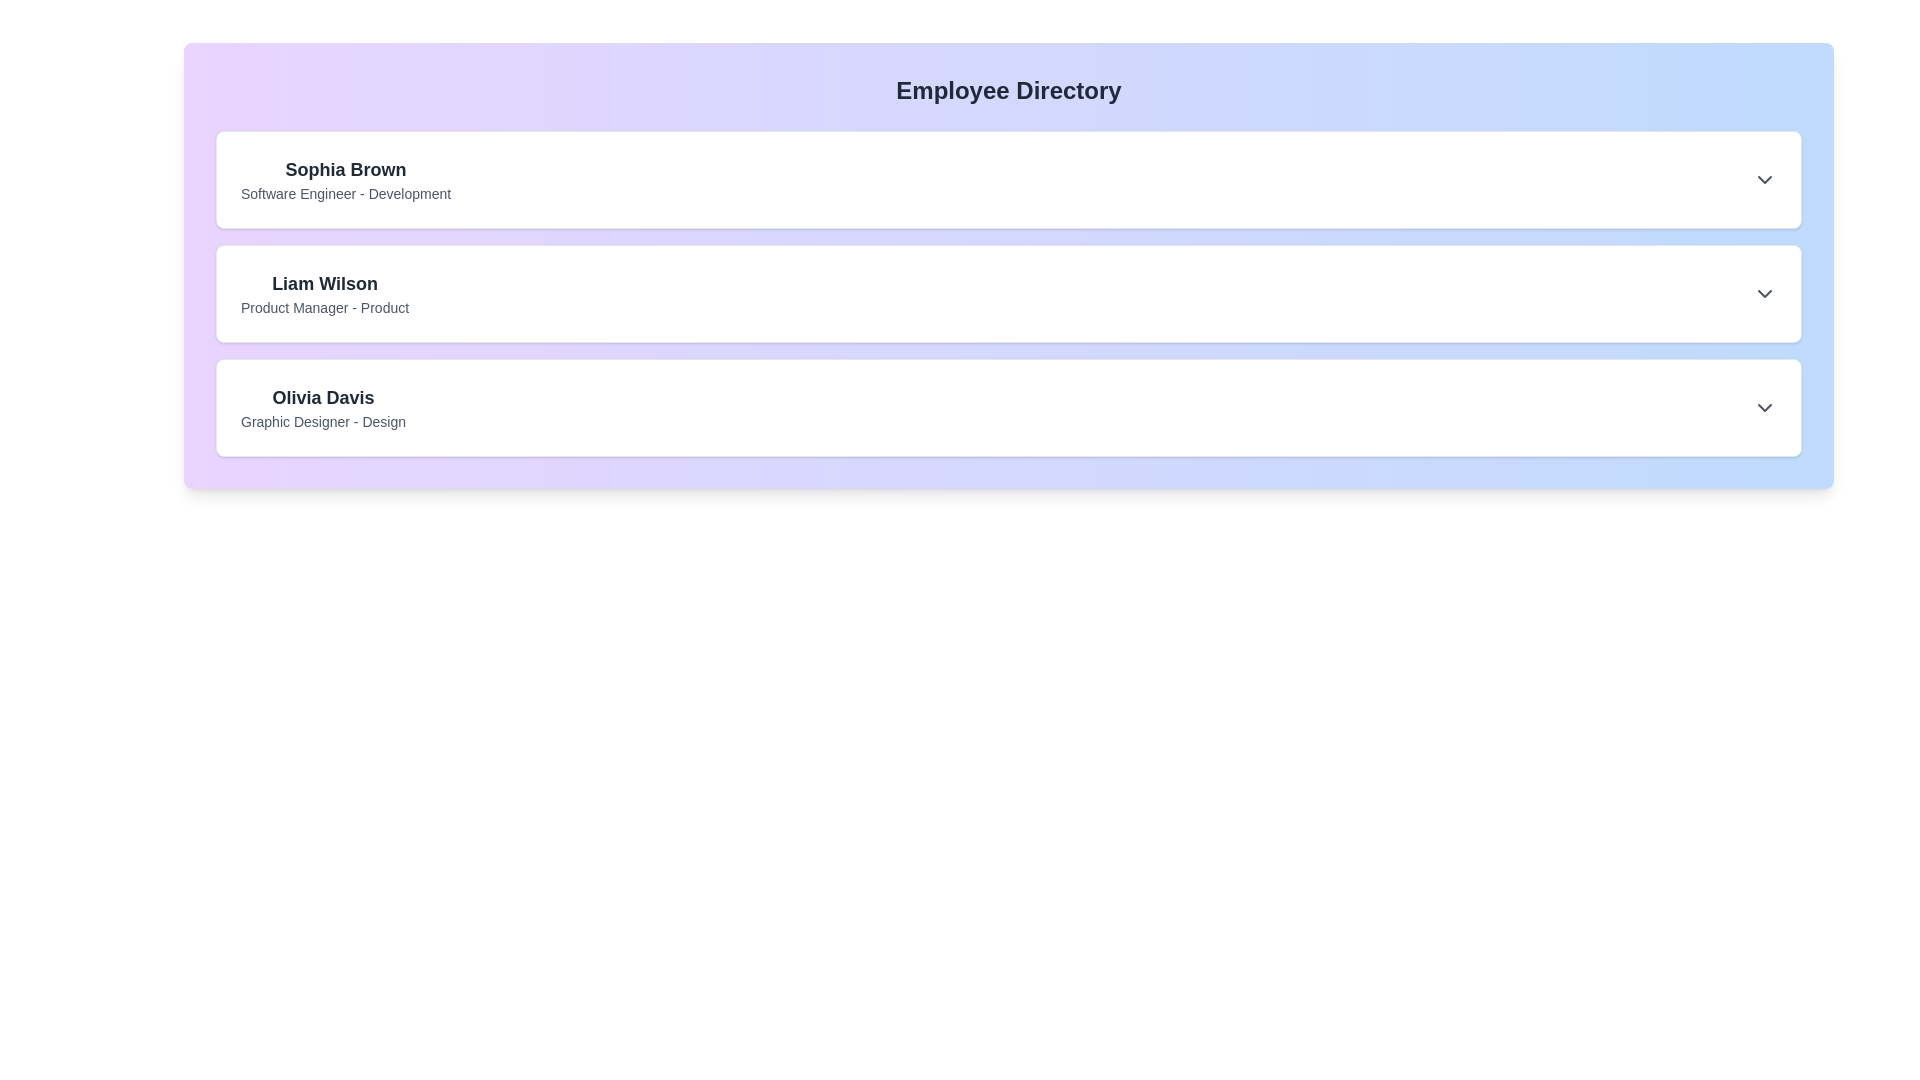 This screenshot has height=1080, width=1920. What do you see at coordinates (345, 193) in the screenshot?
I see `the text label that reads 'Software Engineer - Development', which is styled as smaller, lighter text in gray color and positioned below the primary label 'Sophia Brown'` at bounding box center [345, 193].